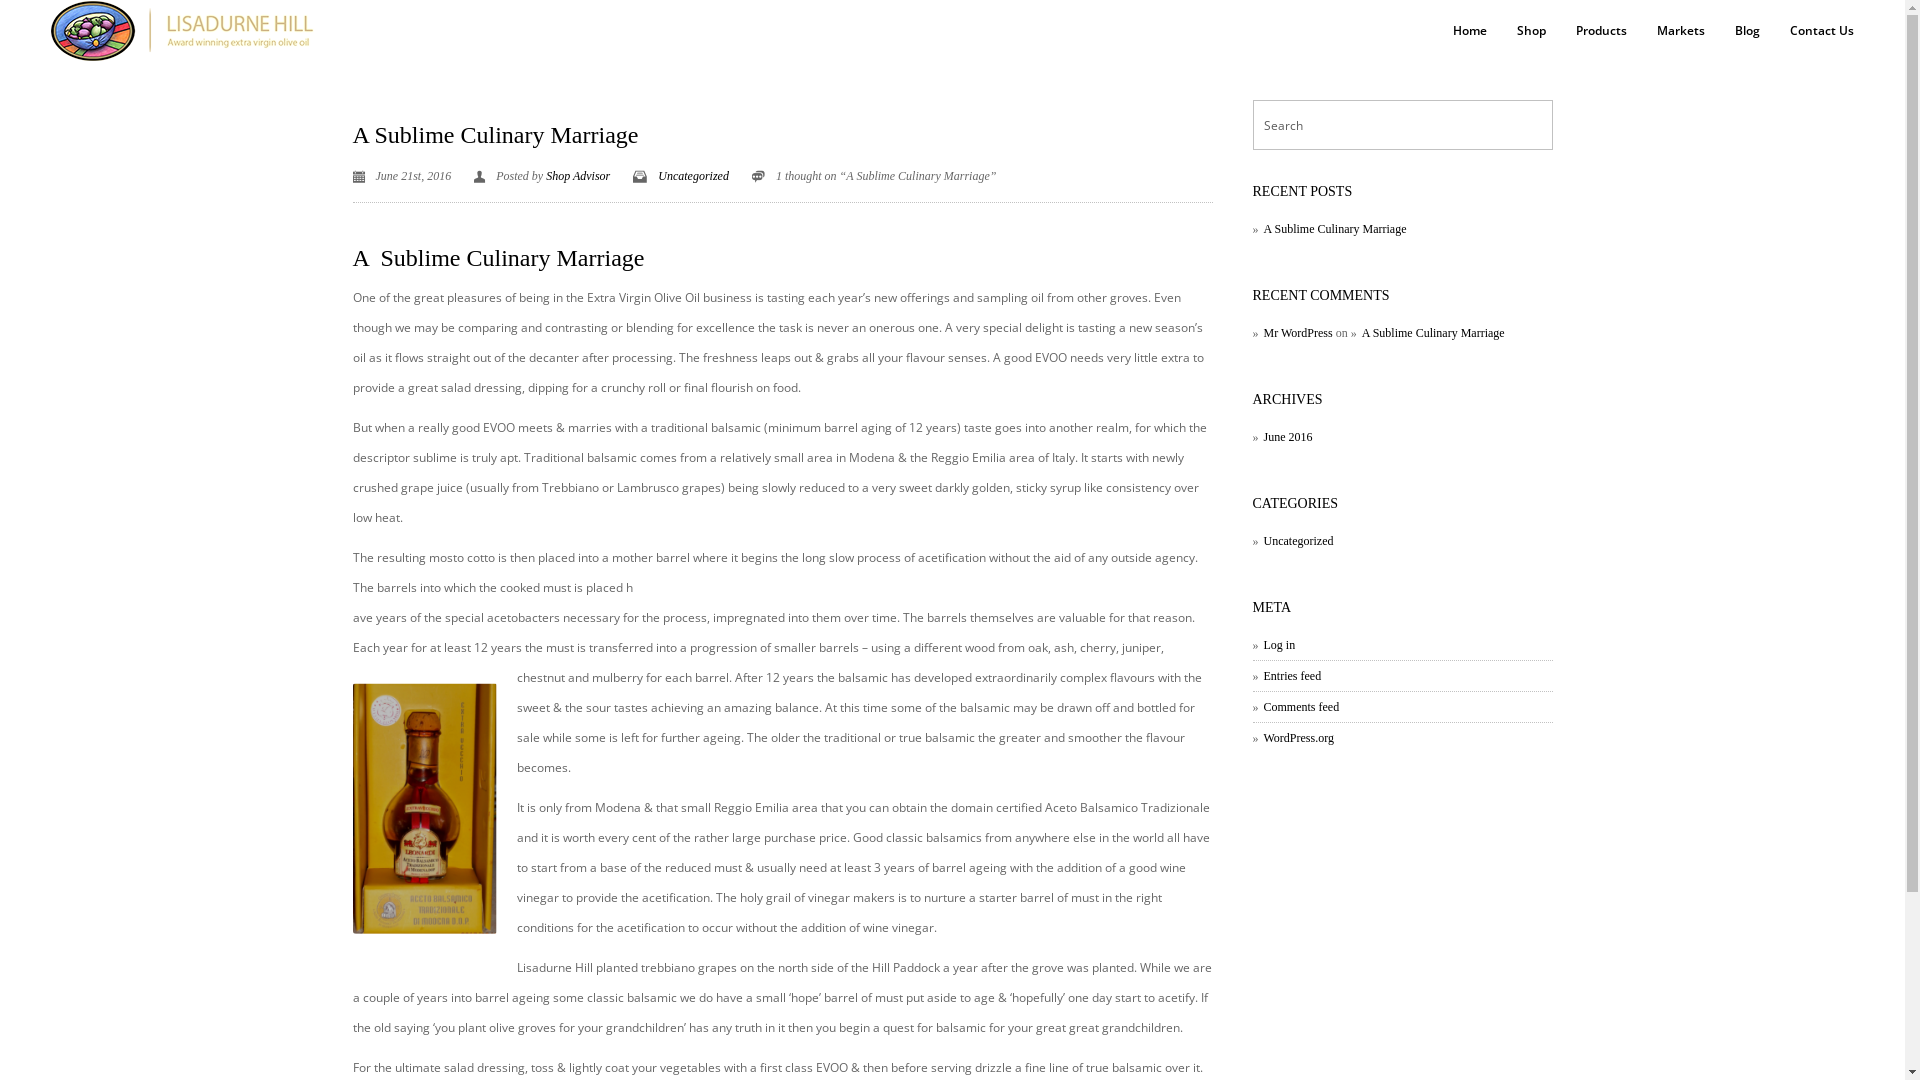  I want to click on 'Products', so click(1601, 30).